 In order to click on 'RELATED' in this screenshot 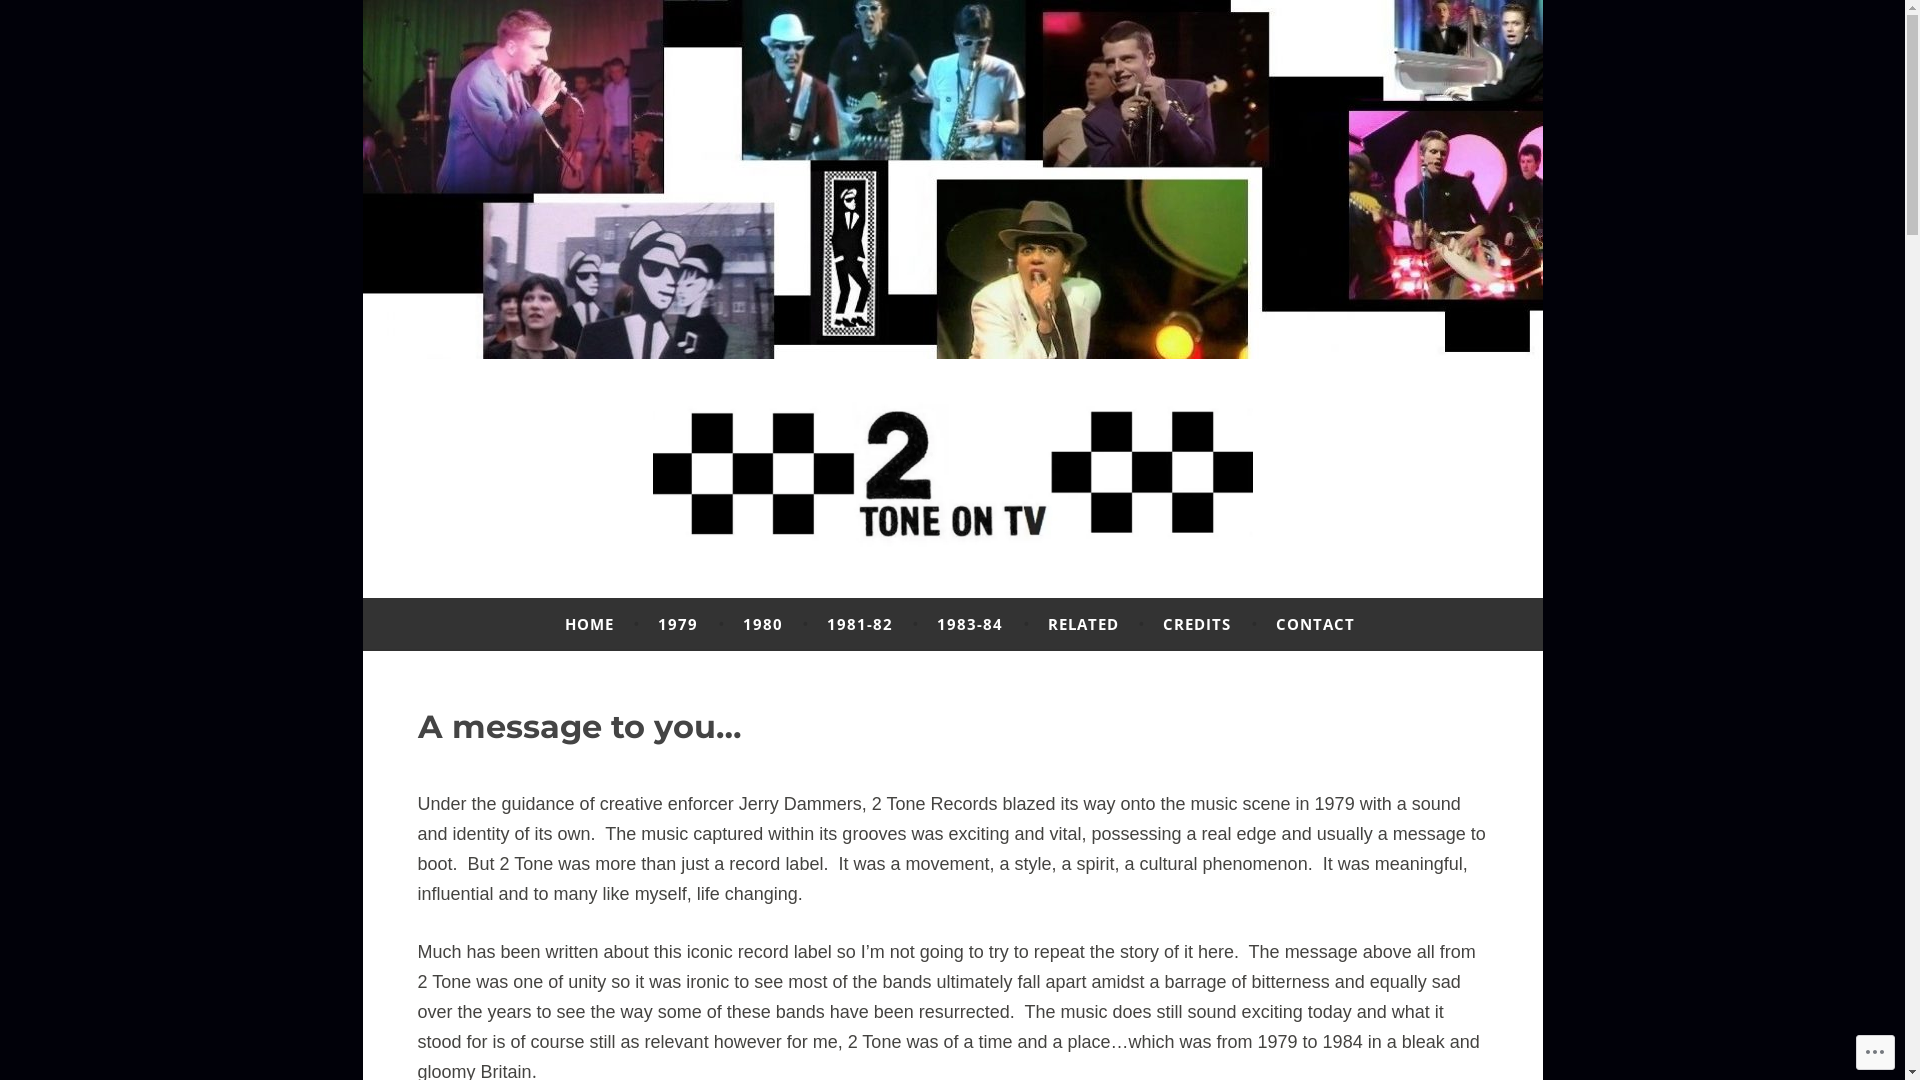, I will do `click(1082, 623)`.